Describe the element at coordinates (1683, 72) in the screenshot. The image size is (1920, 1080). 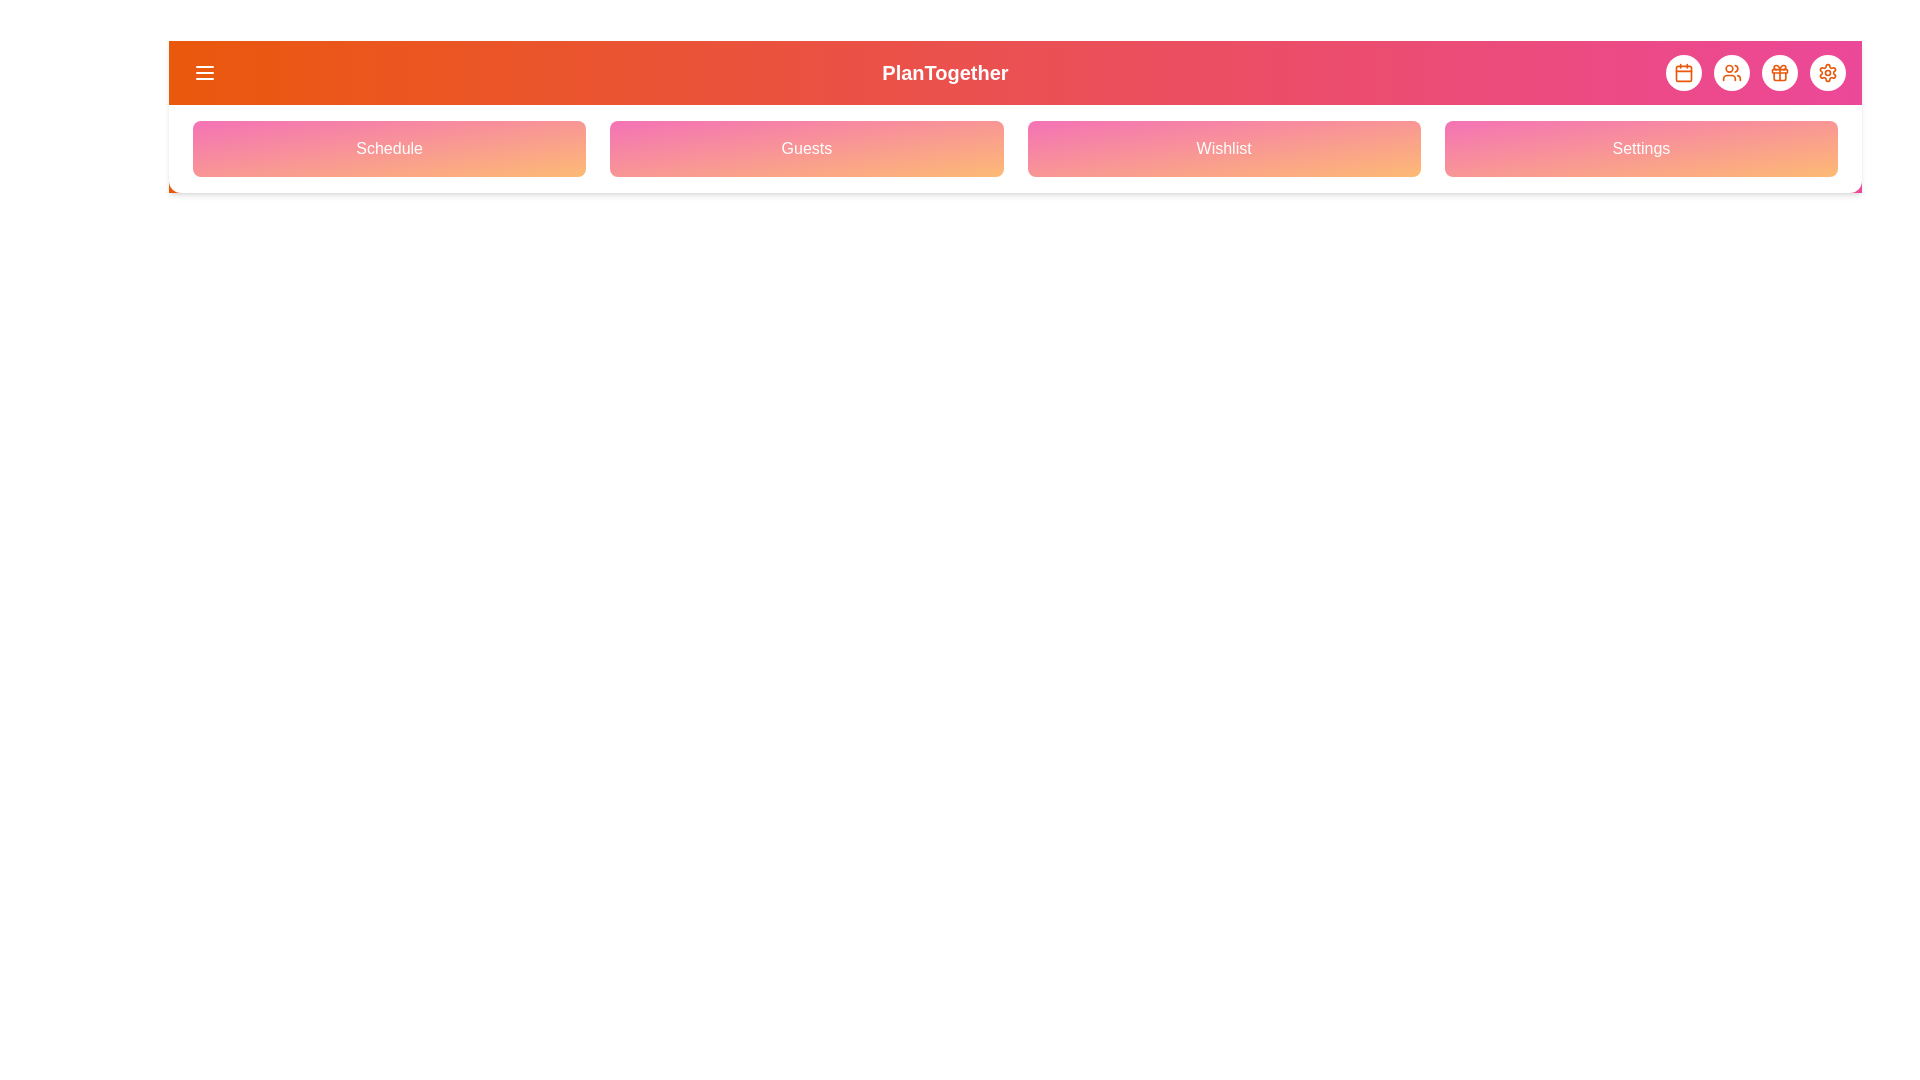
I see `the header button corresponding to Calendar` at that location.